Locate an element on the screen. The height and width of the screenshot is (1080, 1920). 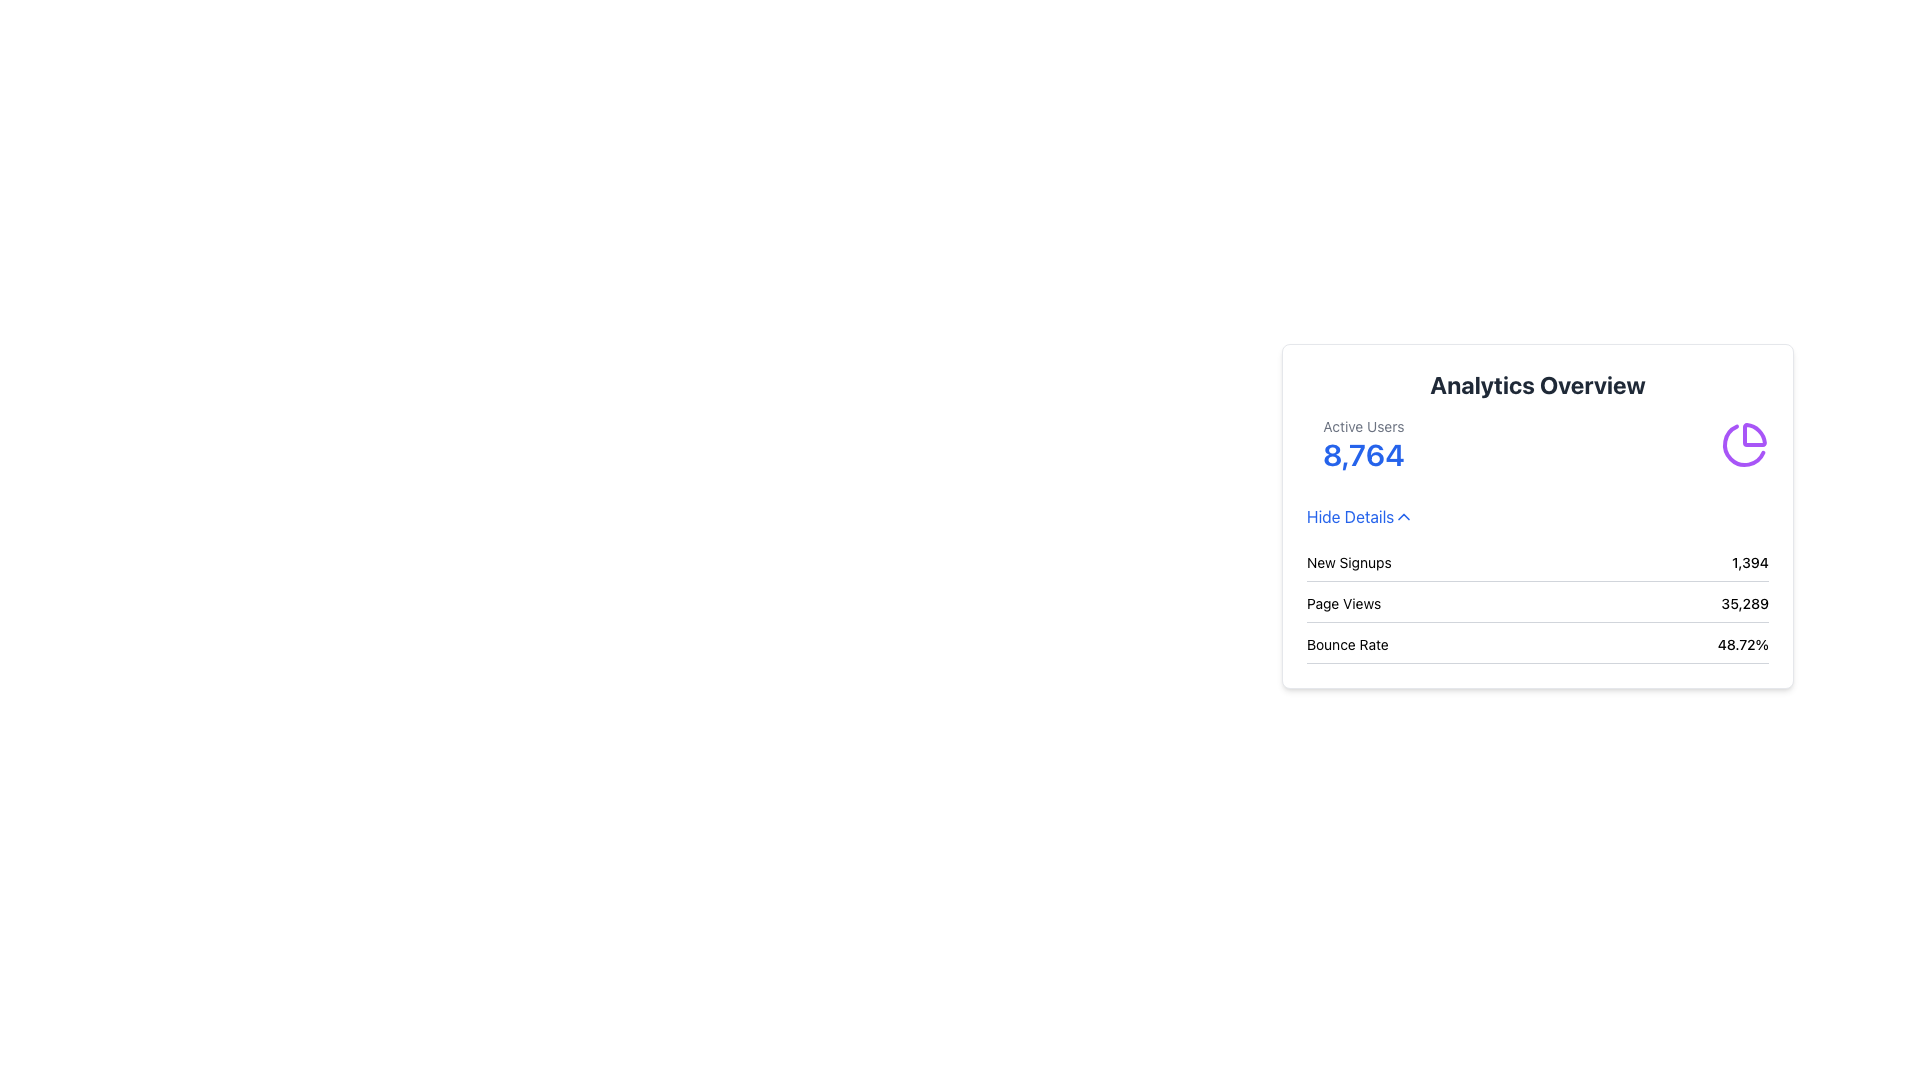
the purple pie chart icon with a stroke width of 2 located in the 'Analytics Overview' section, positioned to the right of the 'Active Users' metric is located at coordinates (1744, 443).